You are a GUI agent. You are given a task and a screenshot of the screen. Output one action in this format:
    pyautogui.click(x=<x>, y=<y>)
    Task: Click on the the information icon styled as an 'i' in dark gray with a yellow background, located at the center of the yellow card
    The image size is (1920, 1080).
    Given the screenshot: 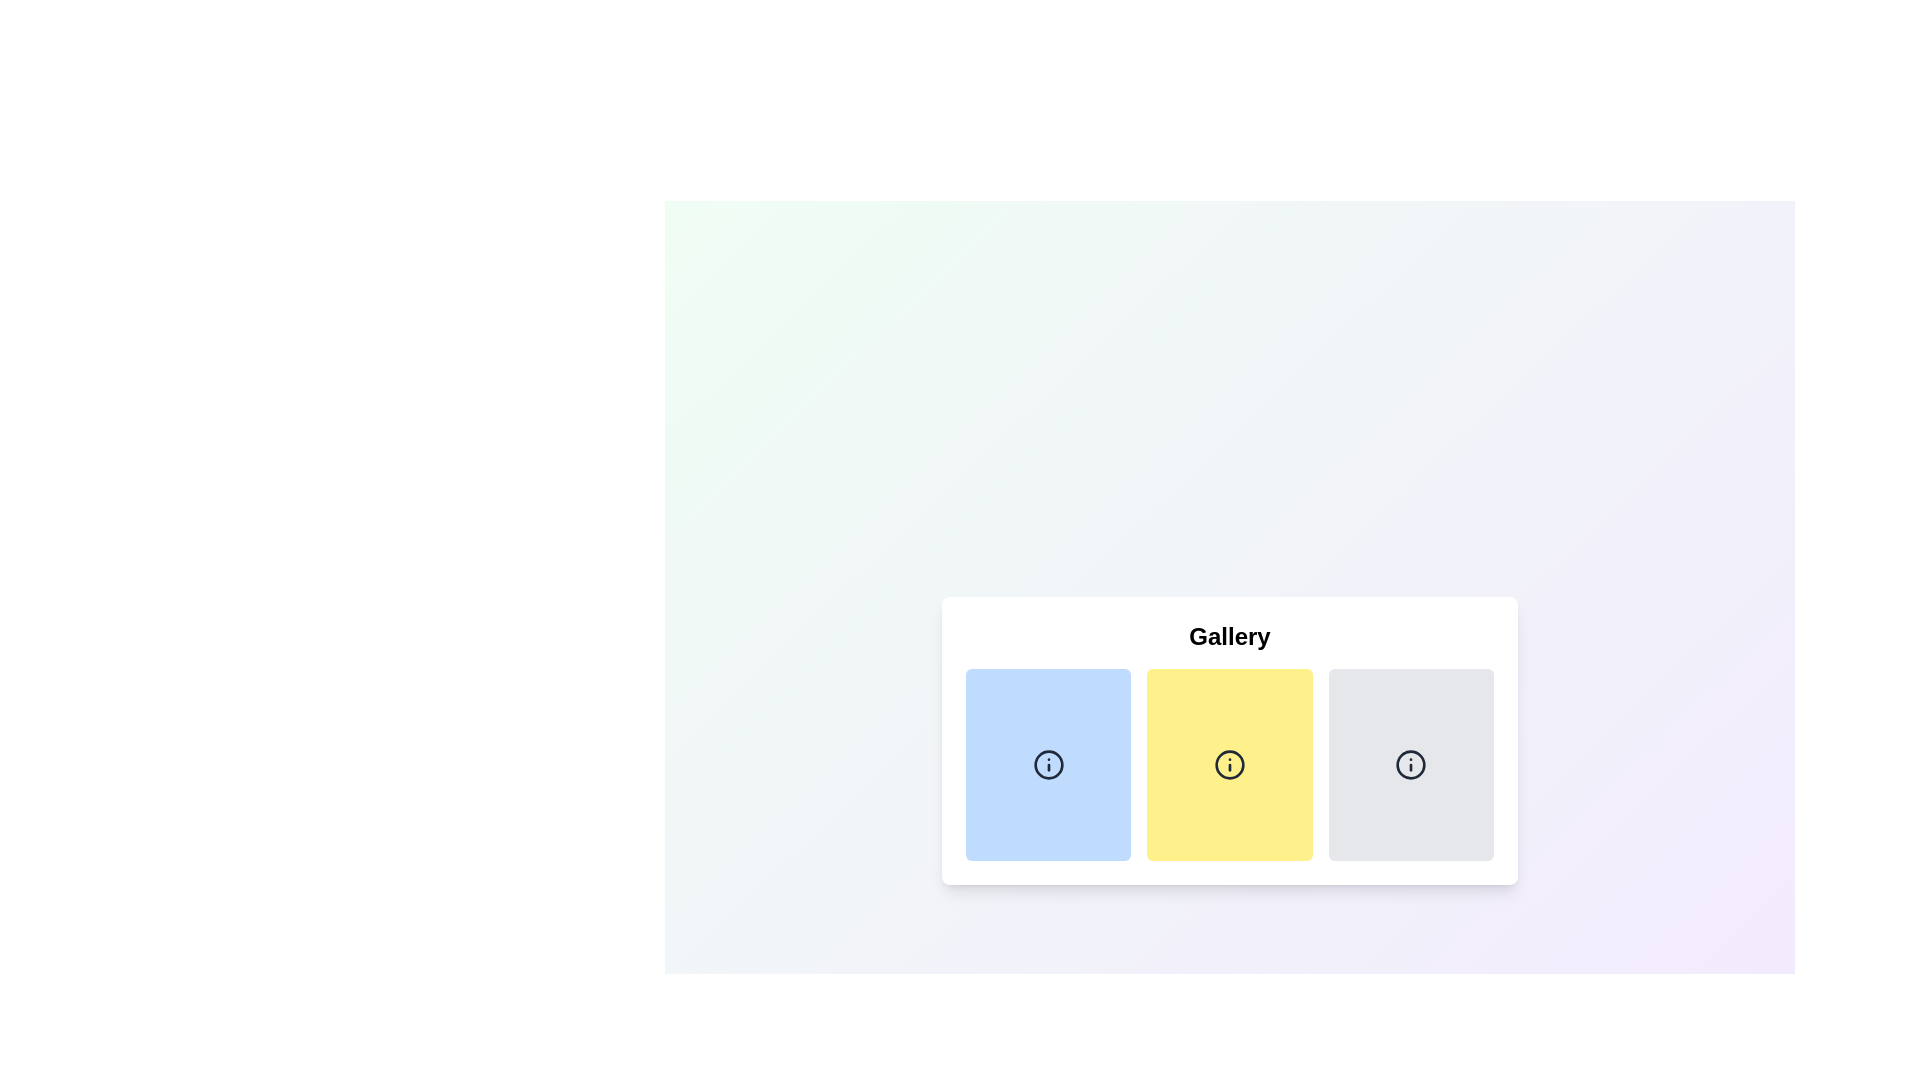 What is the action you would take?
    pyautogui.click(x=1228, y=764)
    